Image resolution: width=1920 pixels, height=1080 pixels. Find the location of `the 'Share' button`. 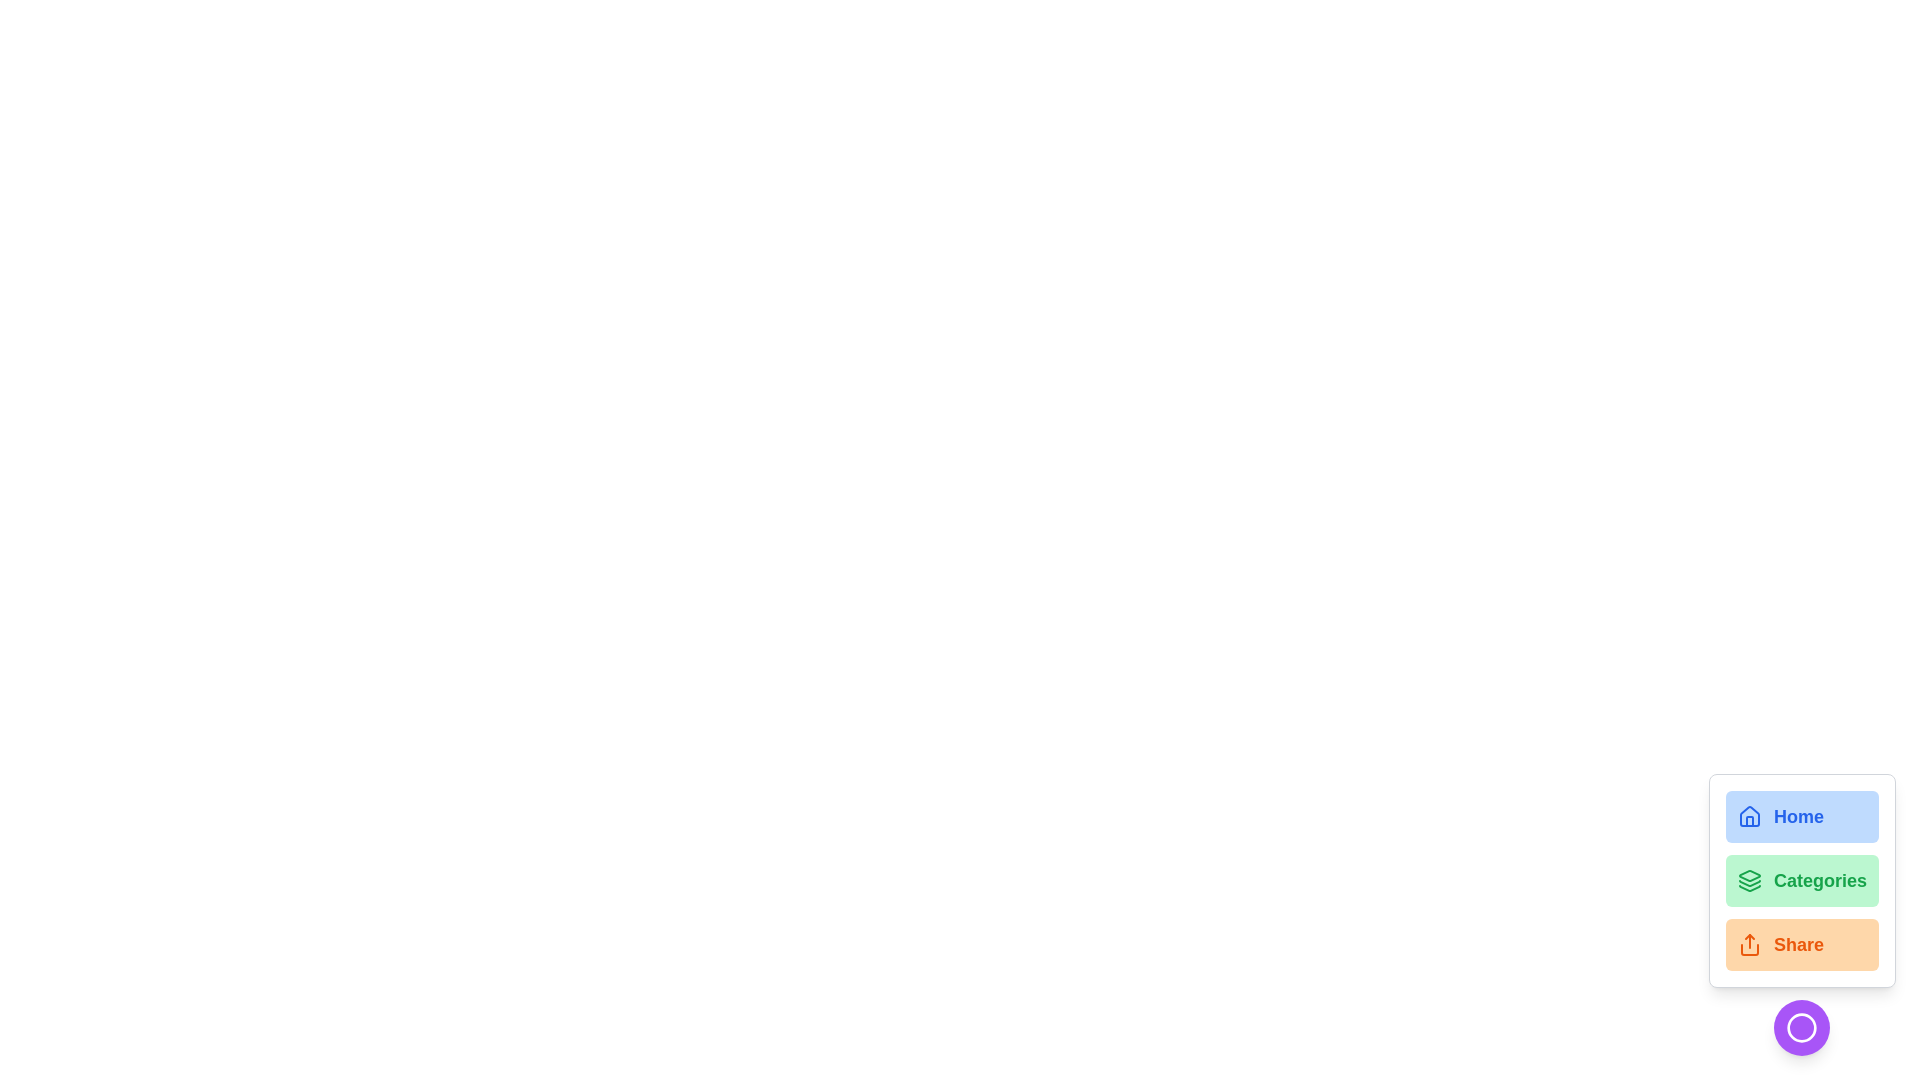

the 'Share' button is located at coordinates (1802, 945).